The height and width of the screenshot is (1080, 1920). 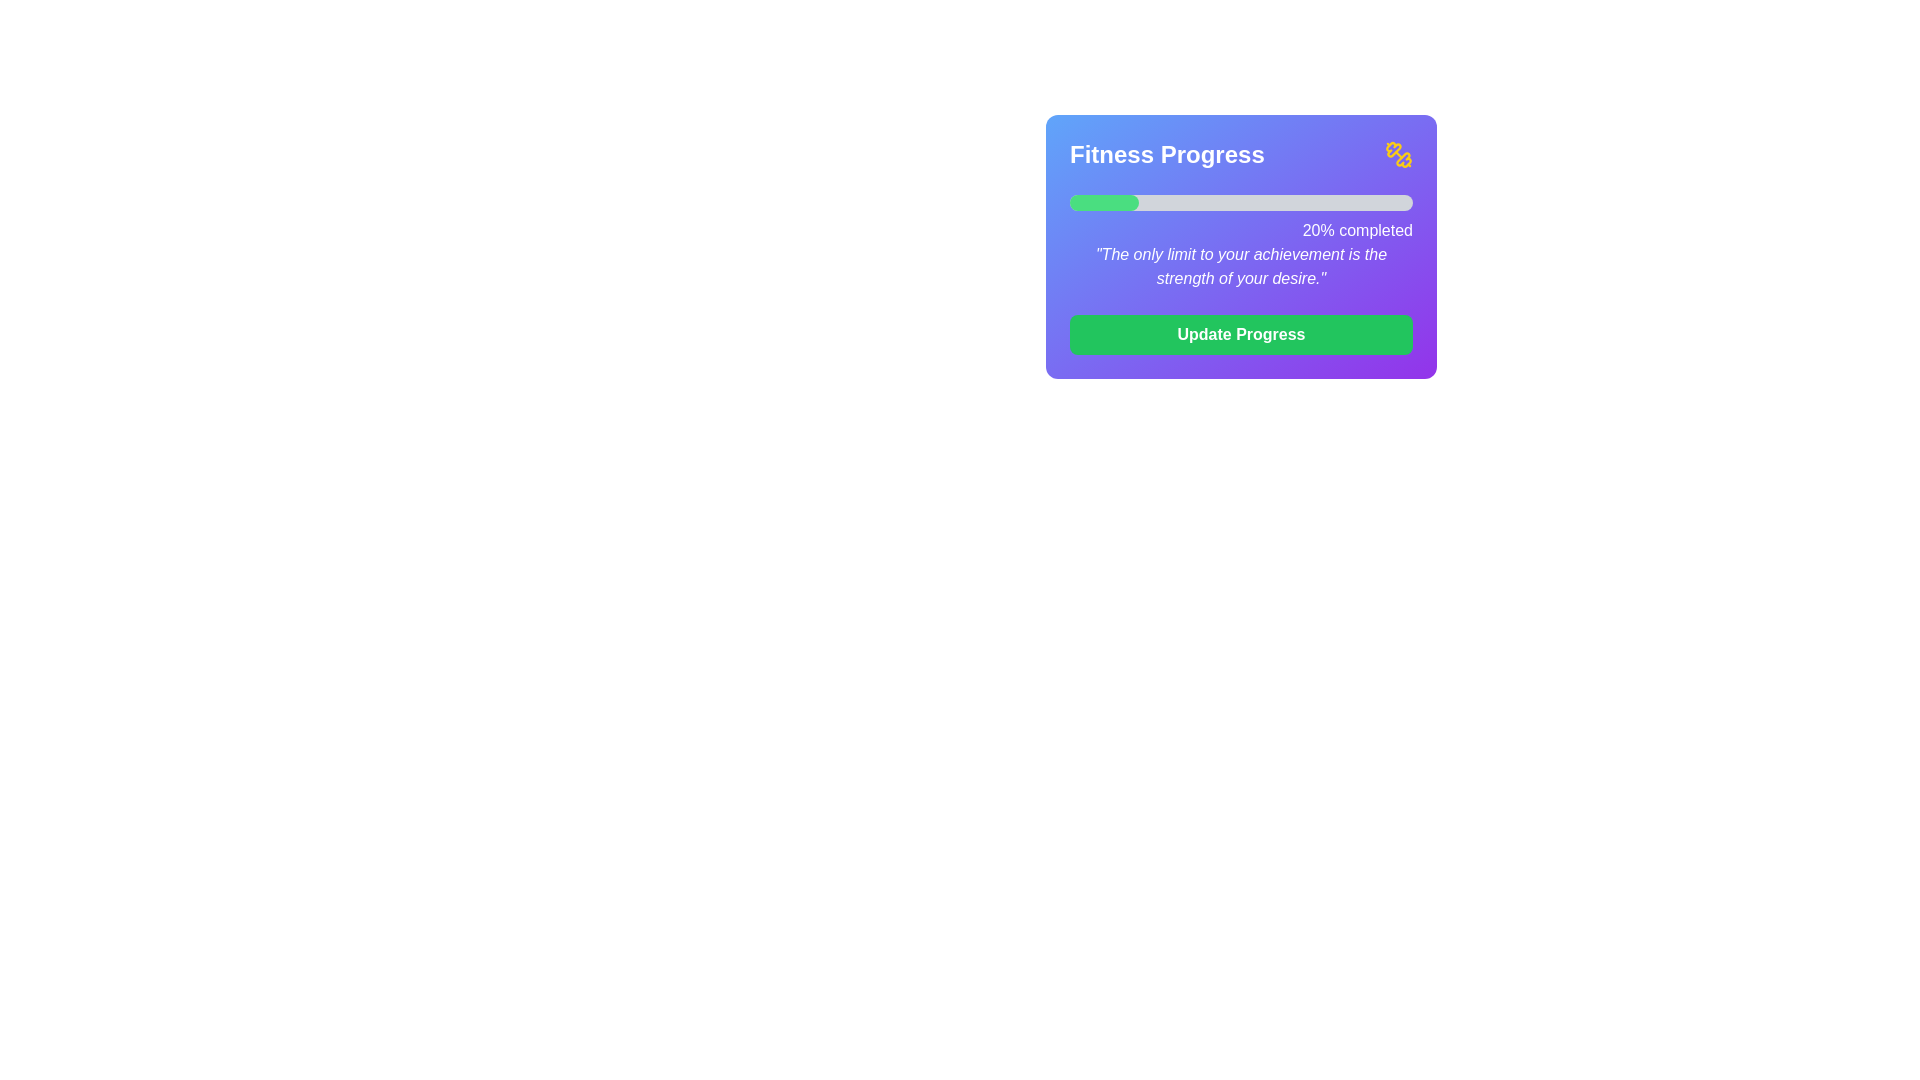 I want to click on the static text display component that shows an inspirational quote, located below the '20% completed' progress bar description and above the 'Update Progress' green button, so click(x=1240, y=265).